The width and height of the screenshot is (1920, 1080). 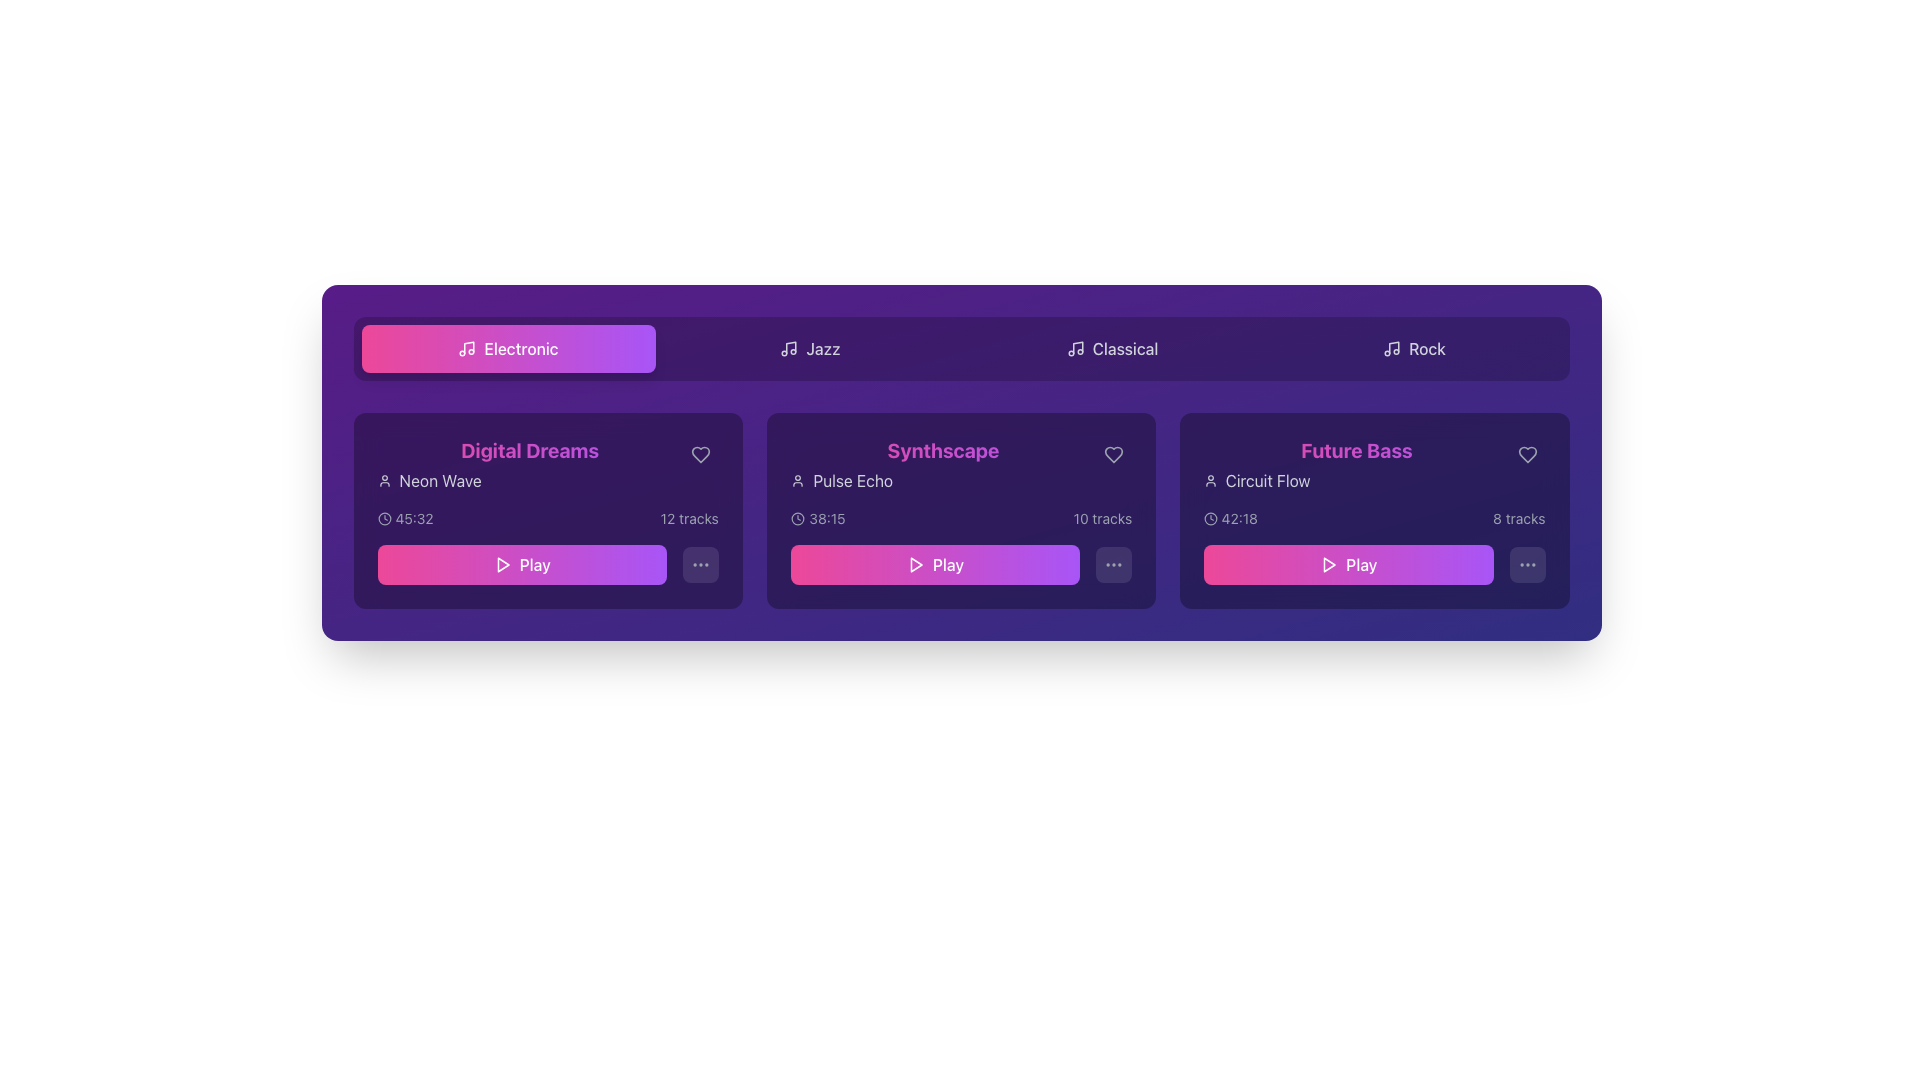 What do you see at coordinates (1413, 347) in the screenshot?
I see `the 'Rock' genre button, which is a text label with a music icon, located in the top right of the navigation bar among other genre buttons` at bounding box center [1413, 347].